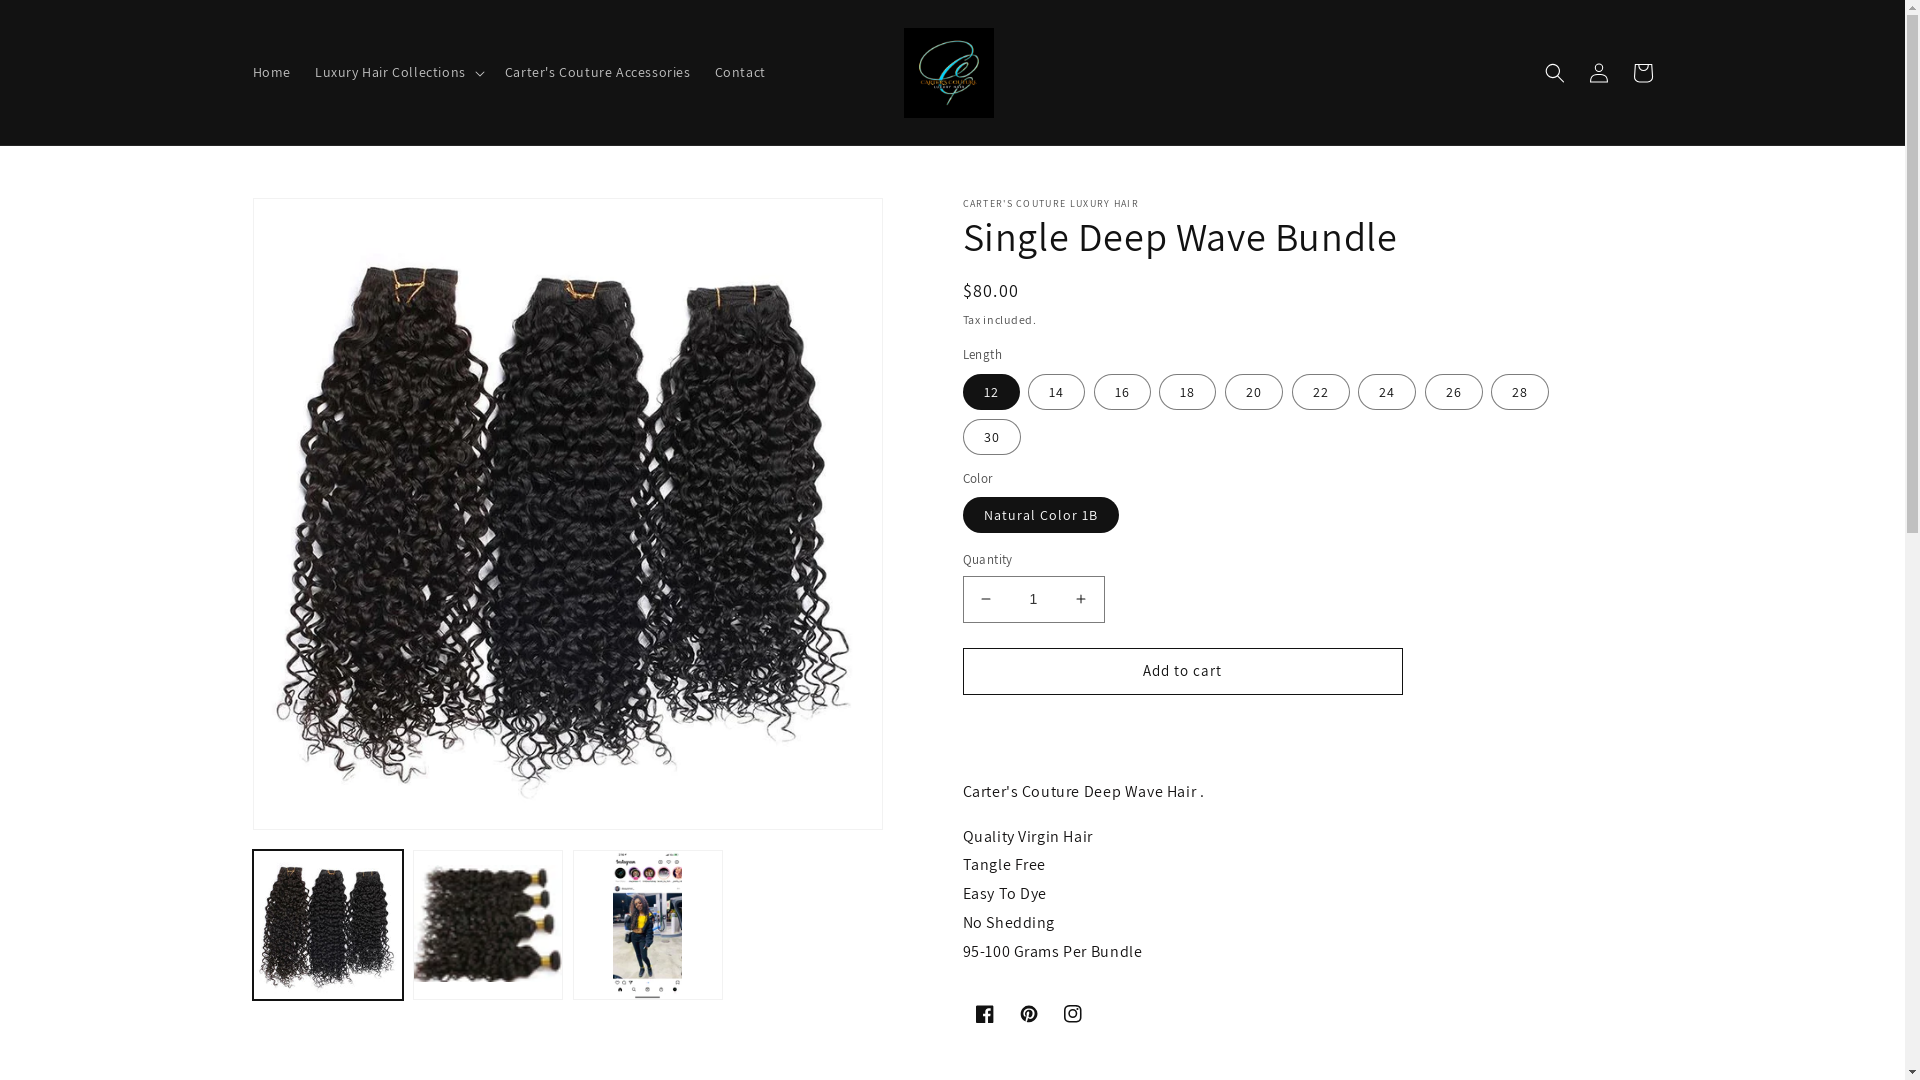 This screenshot has width=1920, height=1080. Describe the element at coordinates (986, 598) in the screenshot. I see `'Decrease quantity for Single Deep Wave Bundle'` at that location.